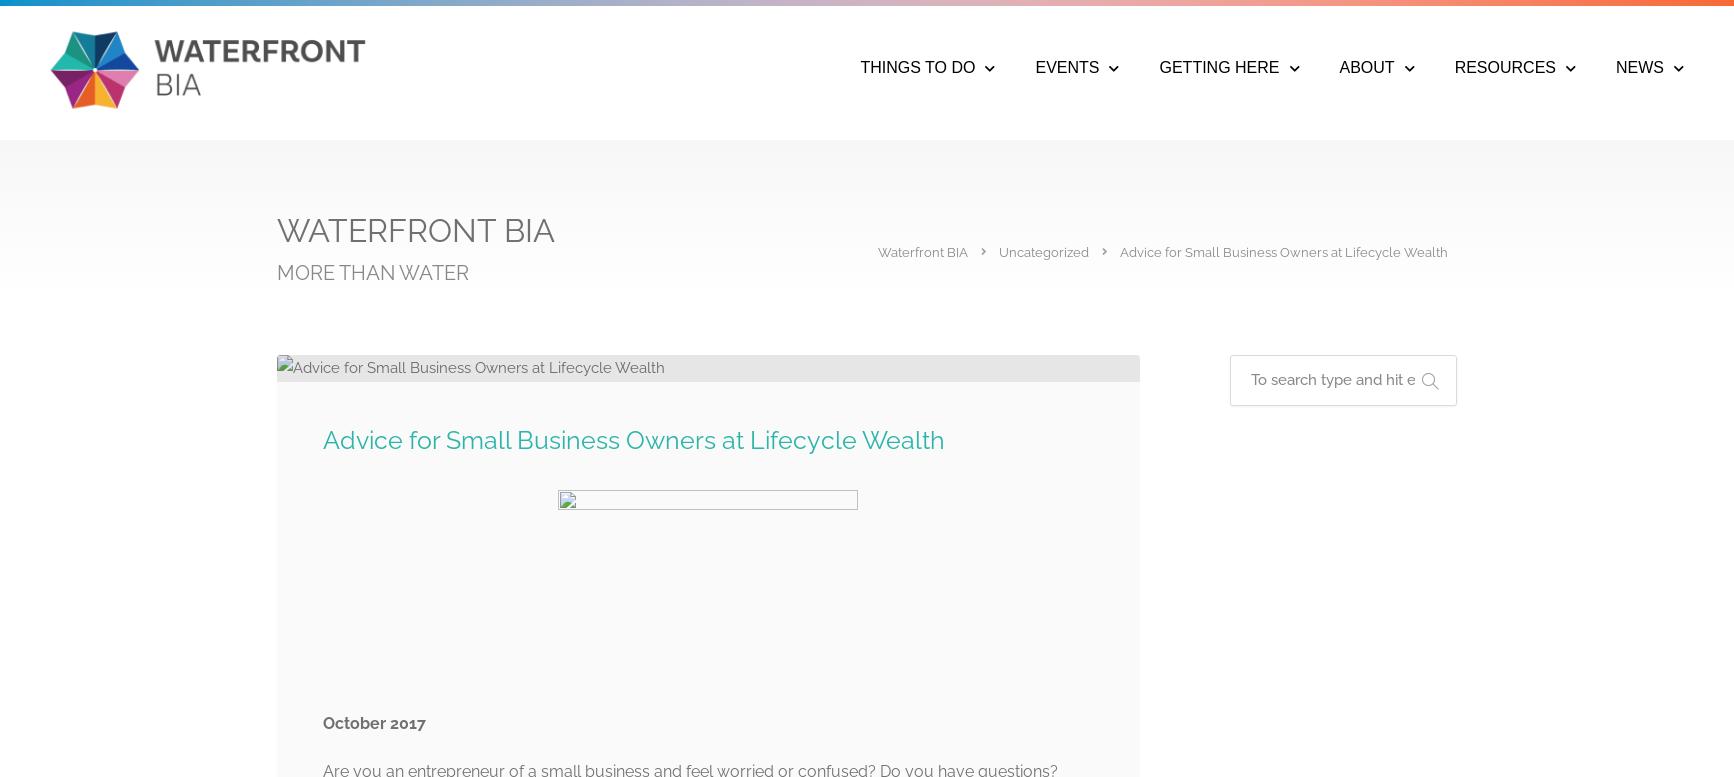  Describe the element at coordinates (415, 230) in the screenshot. I see `'WATERFRONT BIA'` at that location.